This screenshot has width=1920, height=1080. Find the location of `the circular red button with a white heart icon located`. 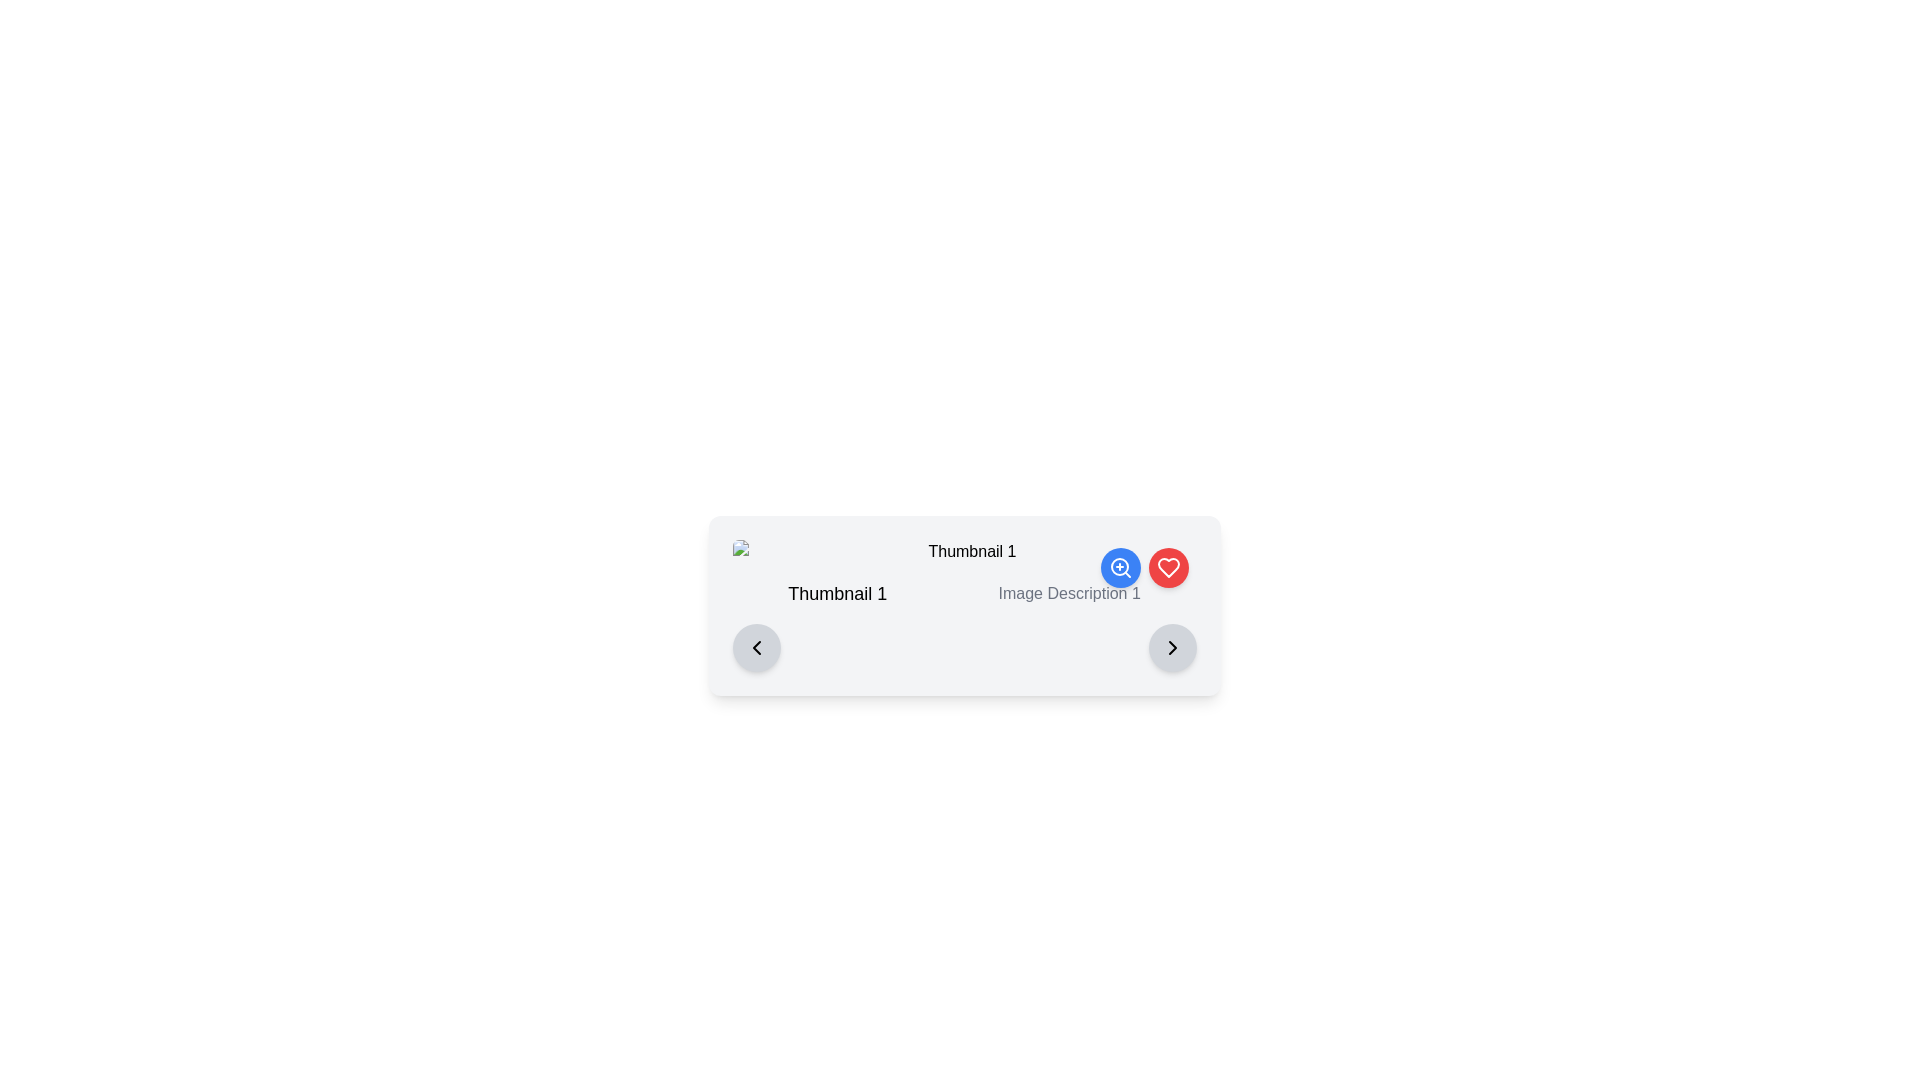

the circular red button with a white heart icon located is located at coordinates (1168, 567).